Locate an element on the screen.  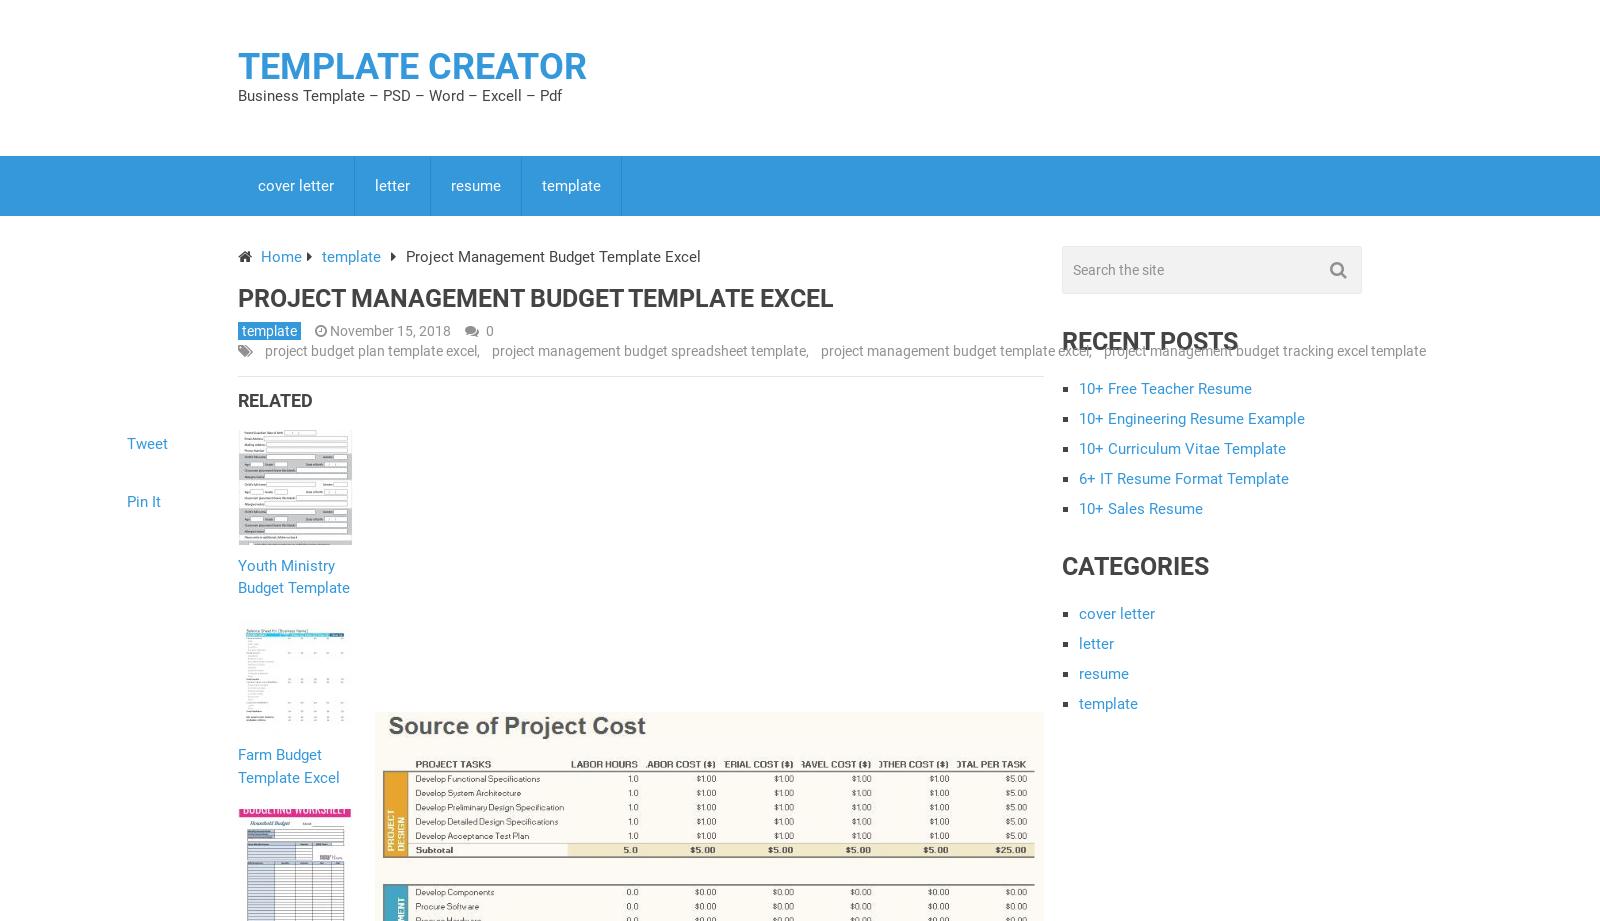
'November 15, 2018' is located at coordinates (329, 331).